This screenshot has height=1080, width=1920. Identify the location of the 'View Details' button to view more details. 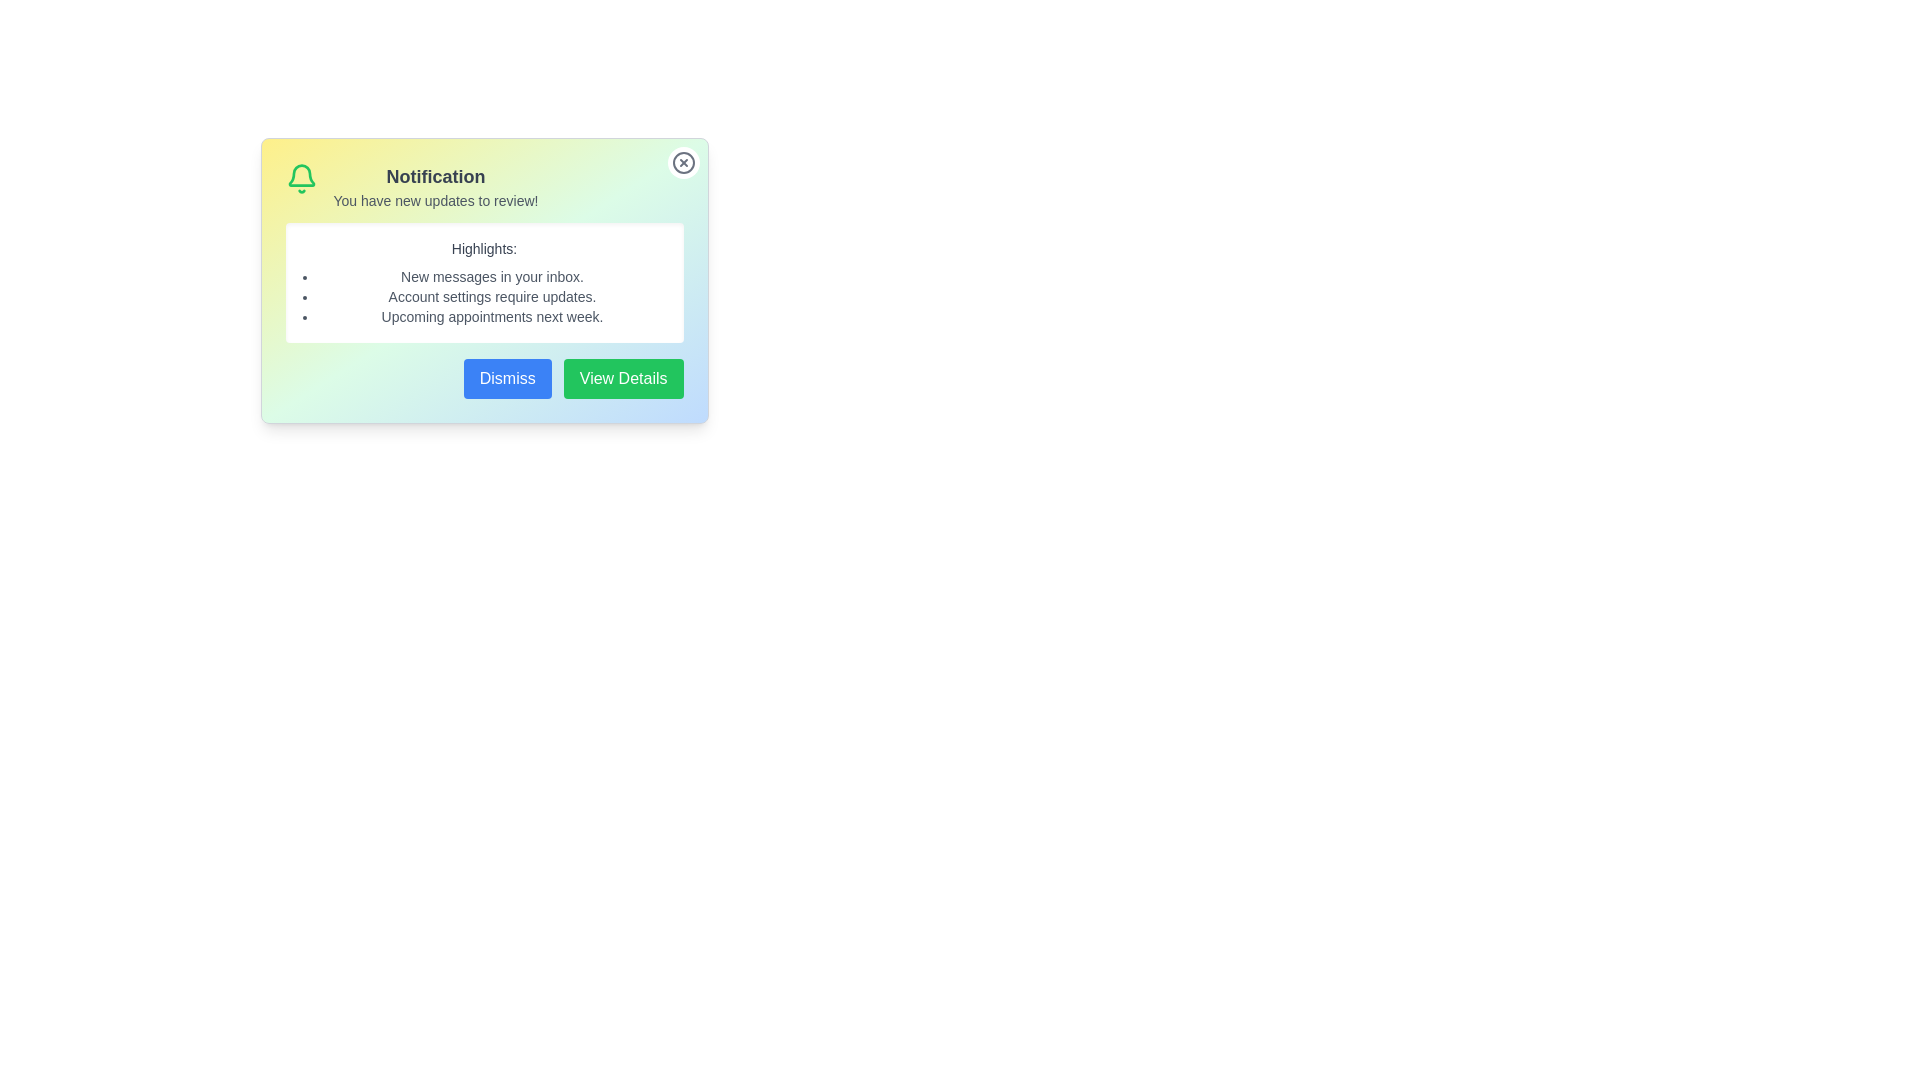
(622, 378).